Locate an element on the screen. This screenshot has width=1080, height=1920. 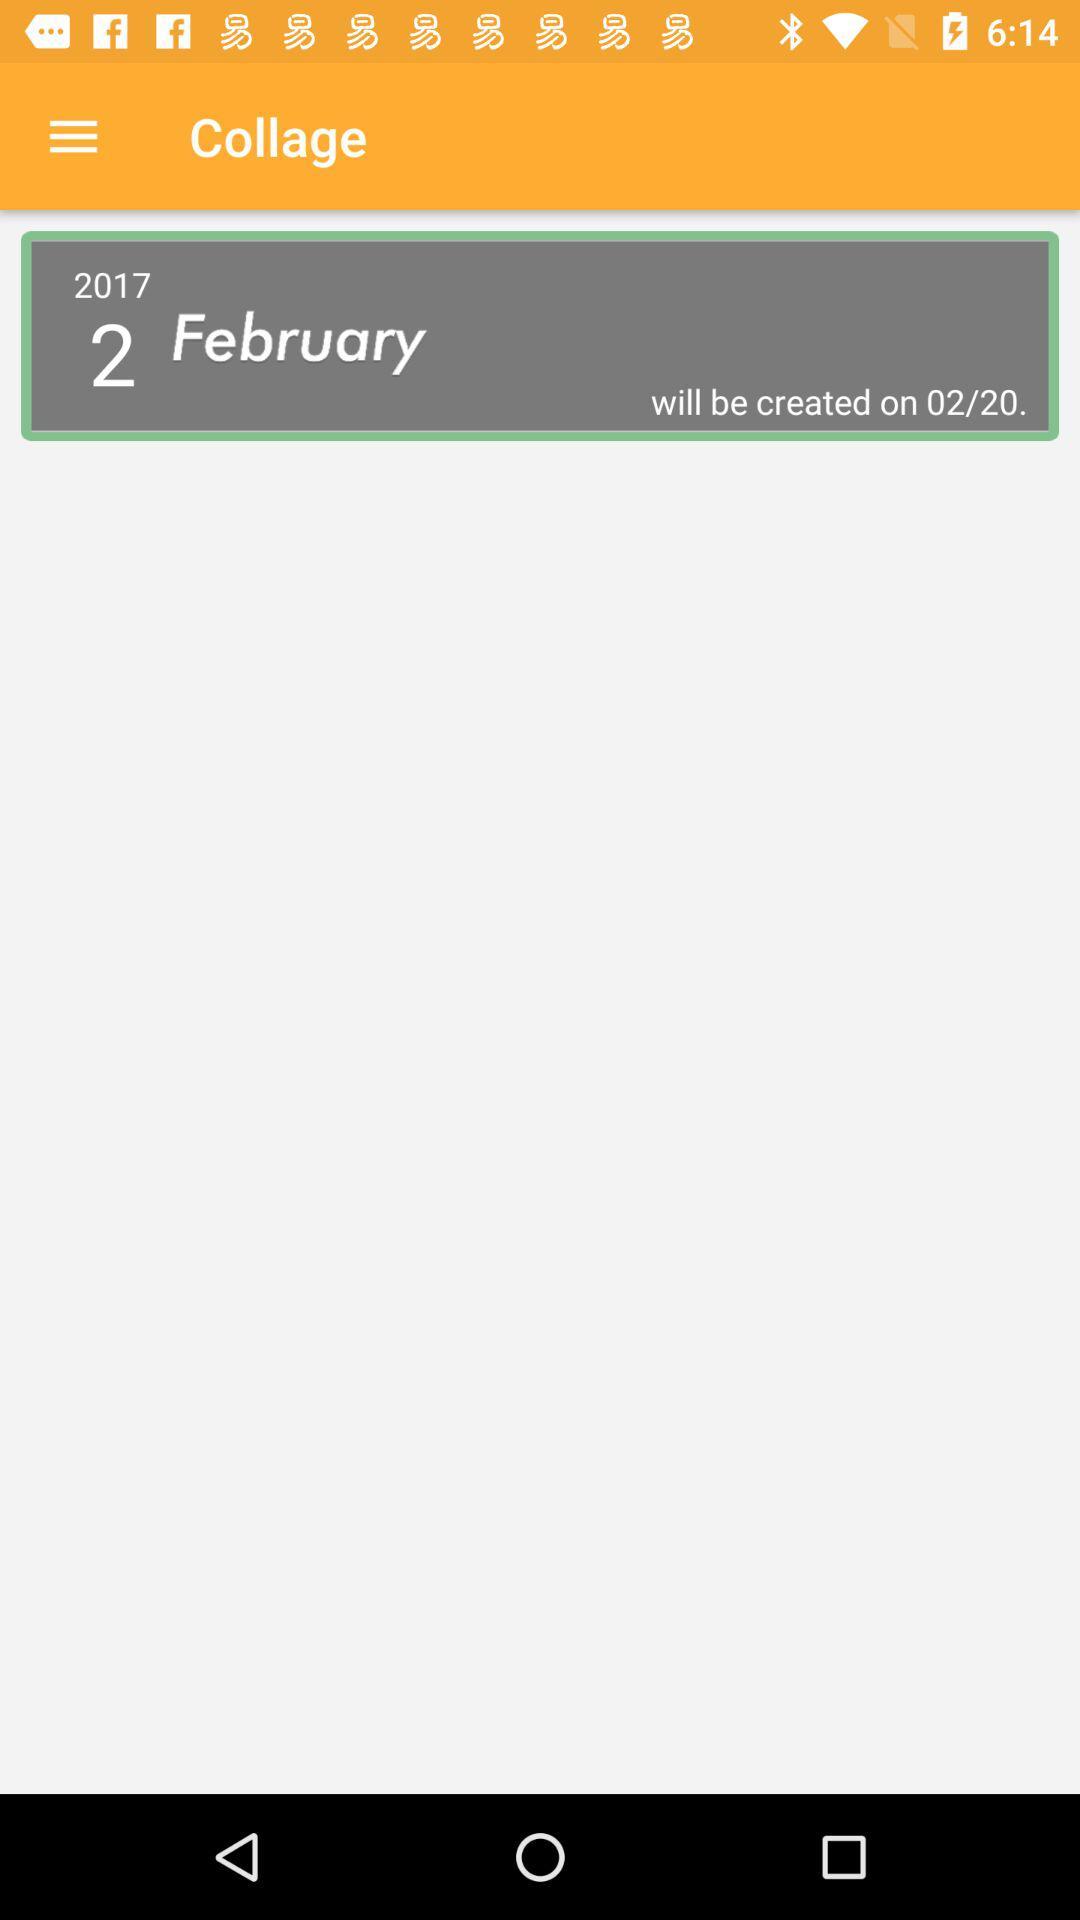
will be created icon is located at coordinates (599, 400).